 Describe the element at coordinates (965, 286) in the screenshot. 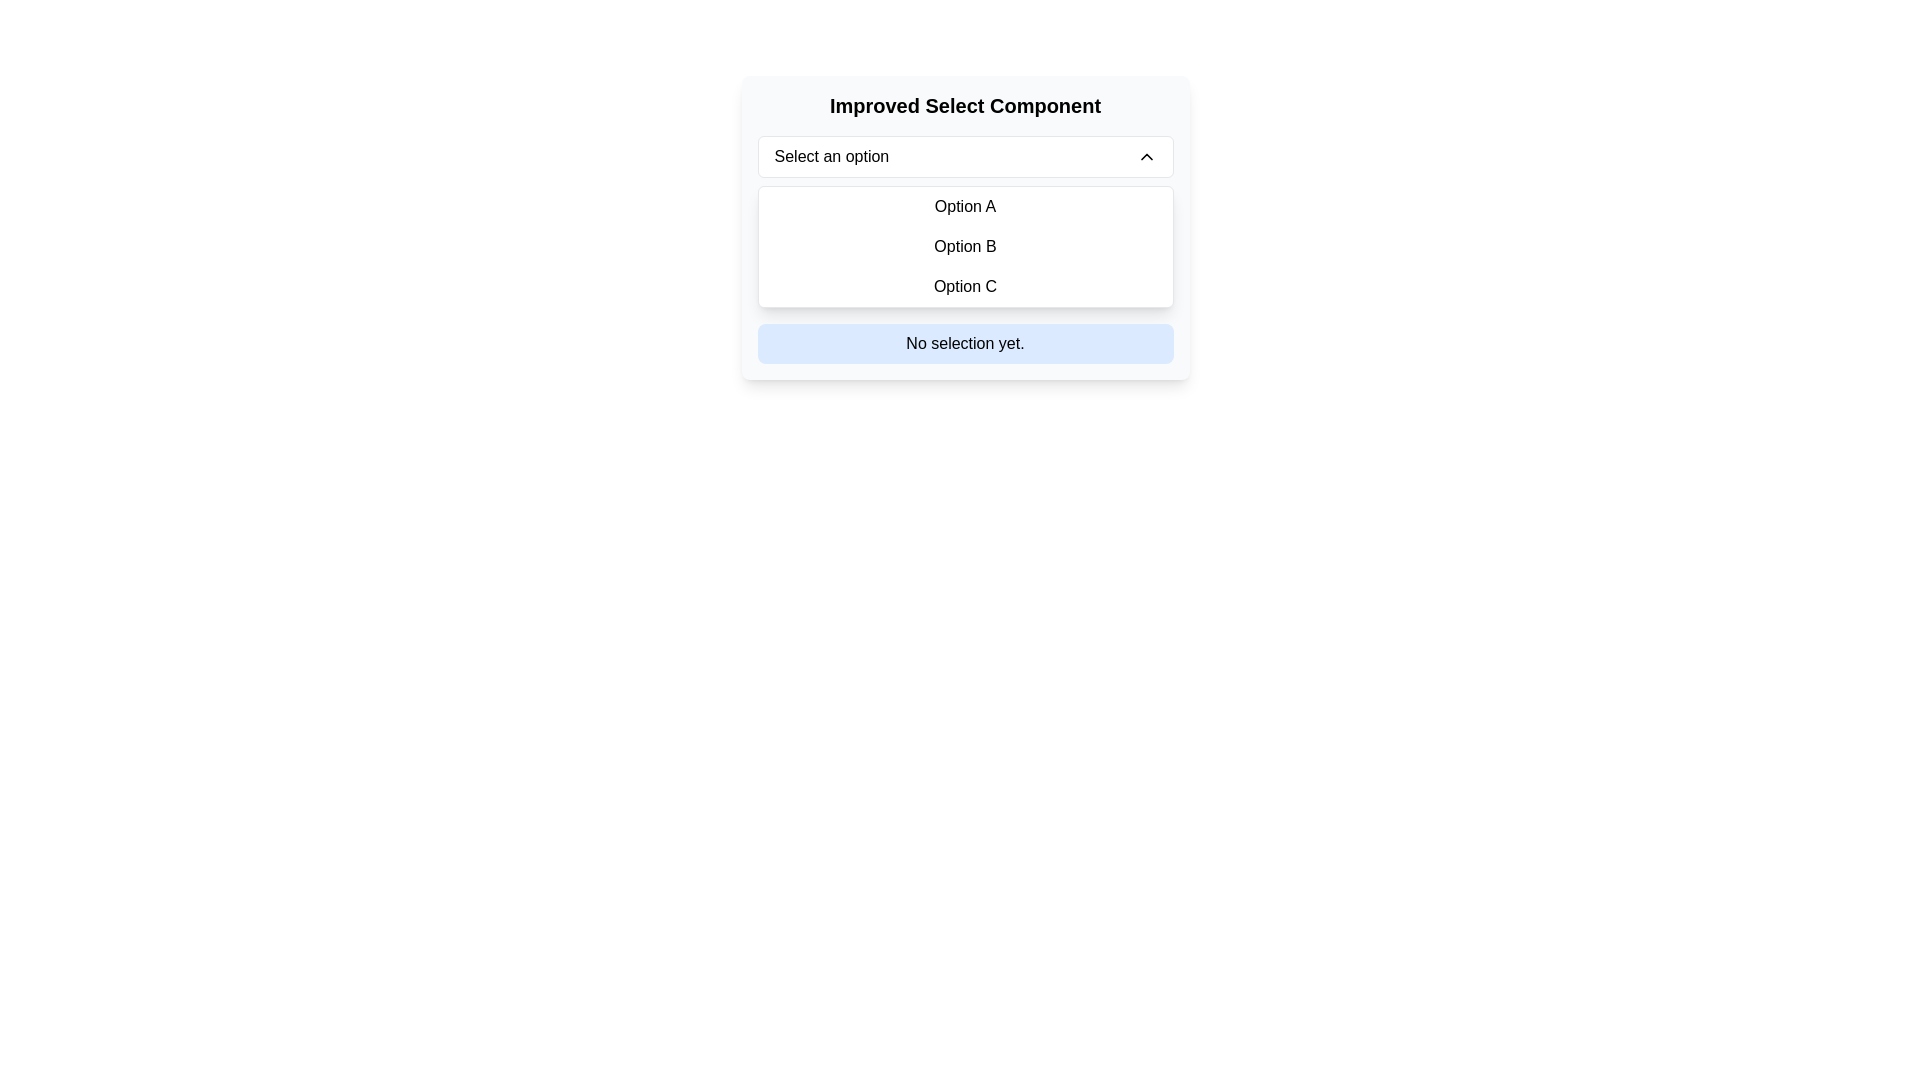

I see `the third item in the dropdown menu which represents 'Option C'` at that location.